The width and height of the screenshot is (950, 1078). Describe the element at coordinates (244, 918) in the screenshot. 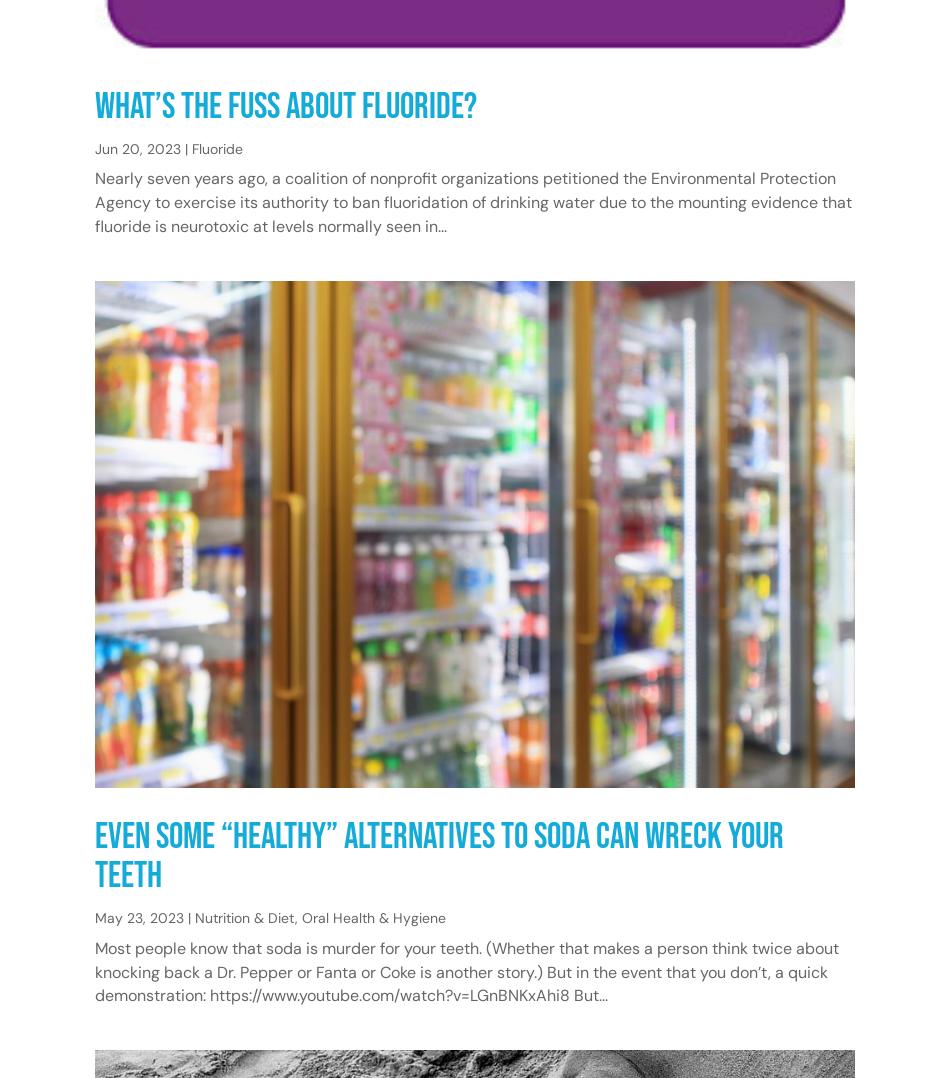

I see `'Nutrition & Diet'` at that location.